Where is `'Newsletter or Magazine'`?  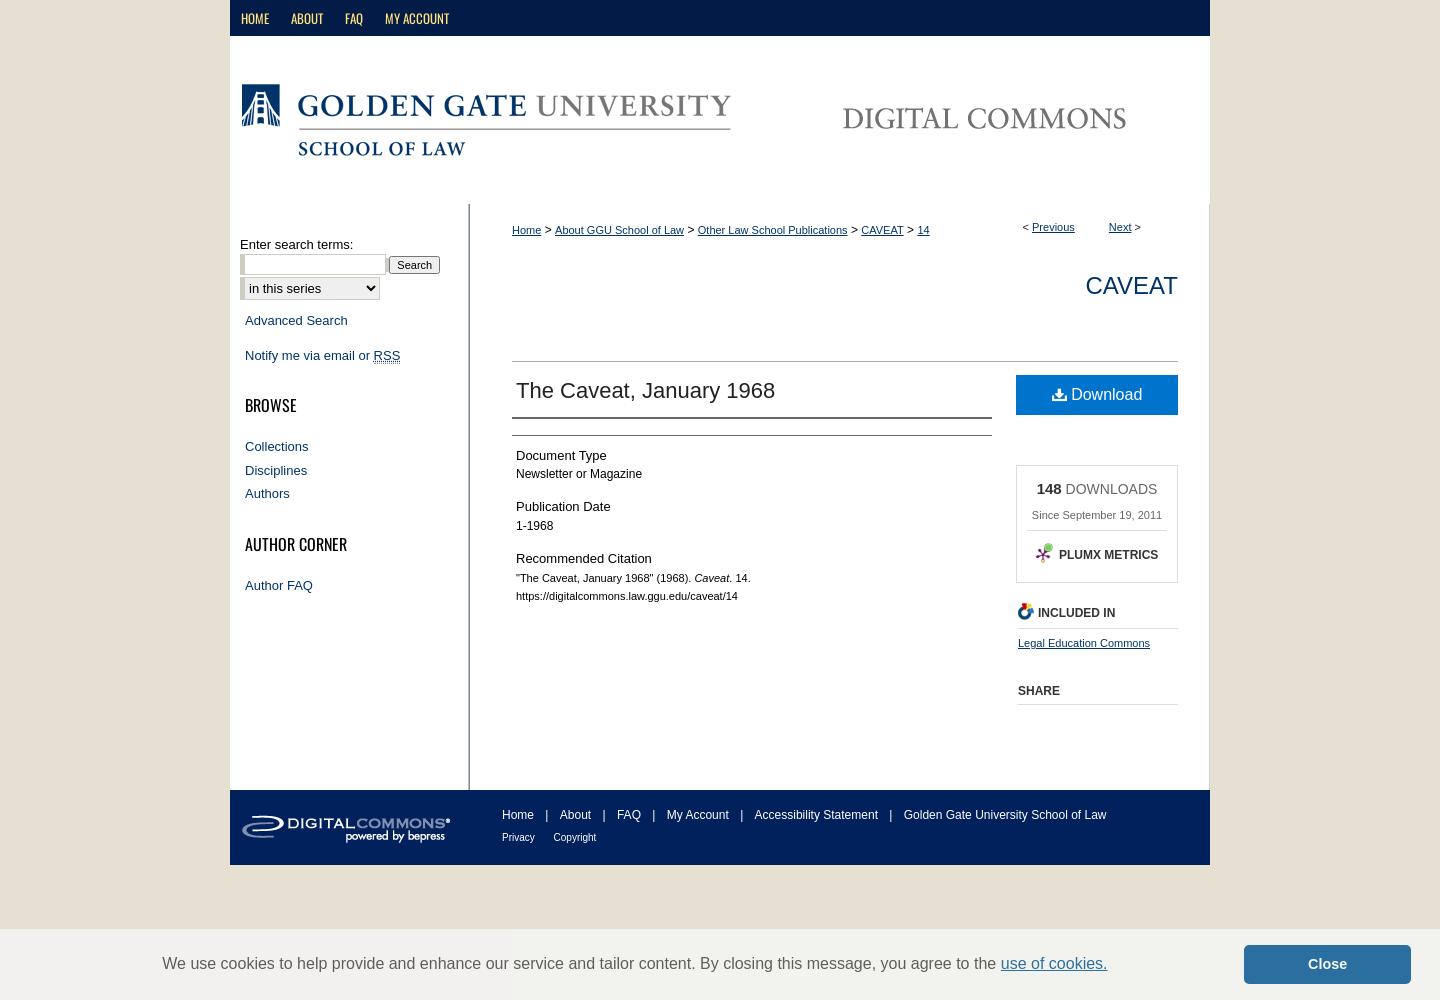
'Newsletter or Magazine' is located at coordinates (579, 473).